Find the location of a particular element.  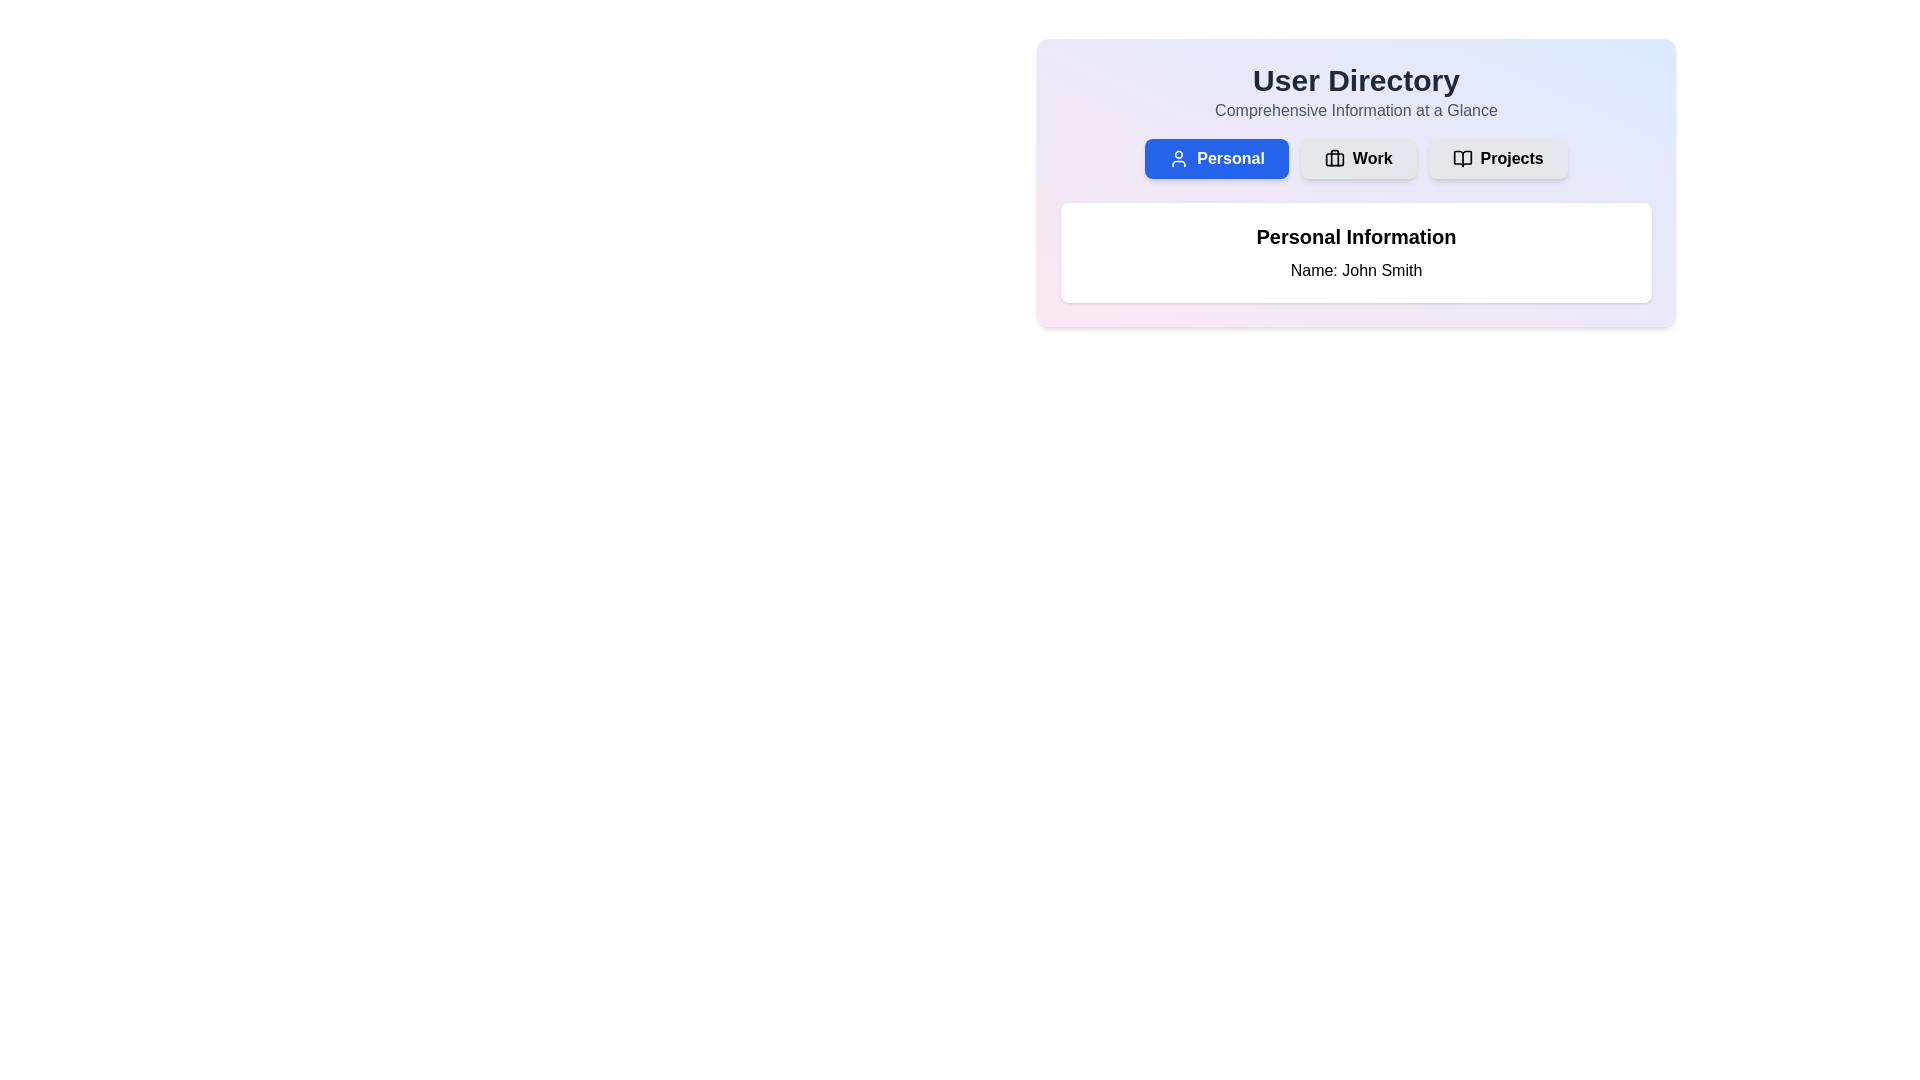

the bold, large-sized text label displaying 'User Directory' which is located at the top of the user interface card is located at coordinates (1356, 80).